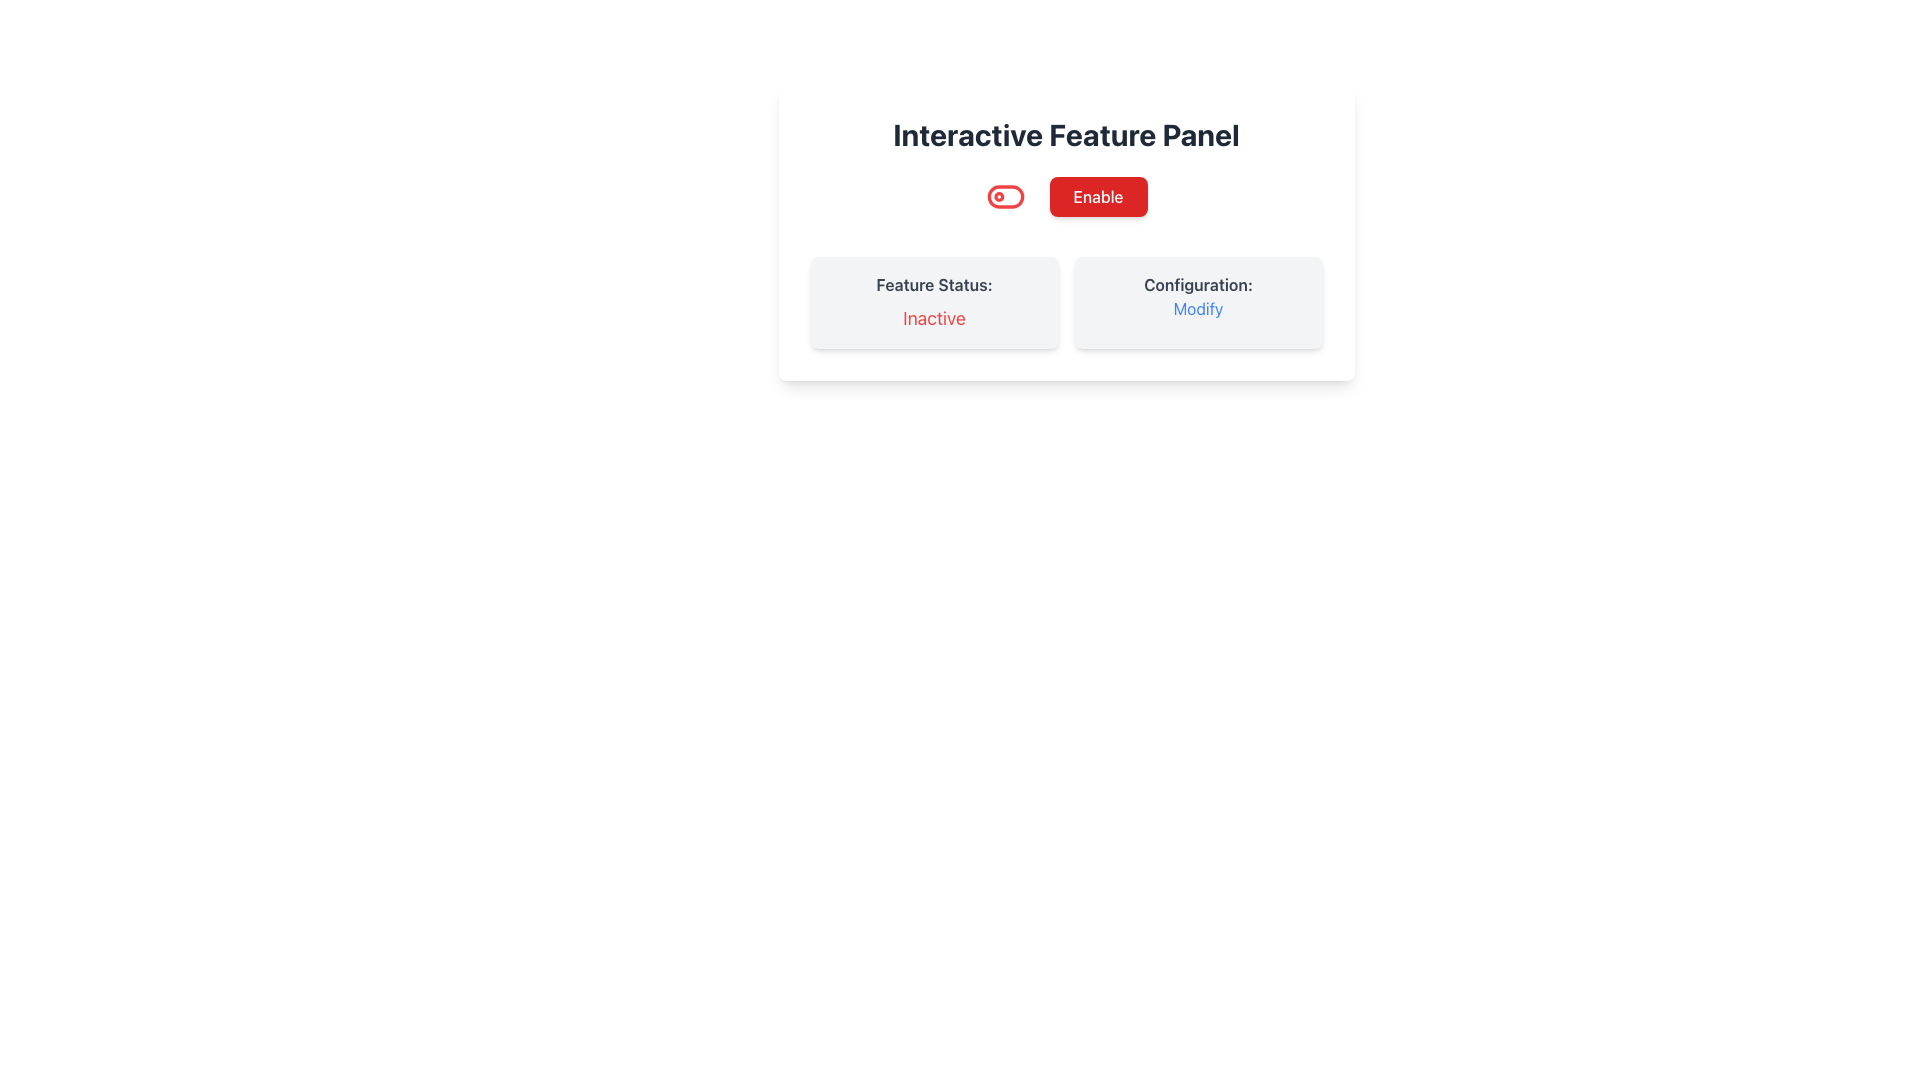 This screenshot has width=1920, height=1080. Describe the element at coordinates (1198, 303) in the screenshot. I see `the hyperlink labeled 'Modify' on the informational card with a light gray background located in the bottom-right portion of the Interactive Feature Panel` at that location.